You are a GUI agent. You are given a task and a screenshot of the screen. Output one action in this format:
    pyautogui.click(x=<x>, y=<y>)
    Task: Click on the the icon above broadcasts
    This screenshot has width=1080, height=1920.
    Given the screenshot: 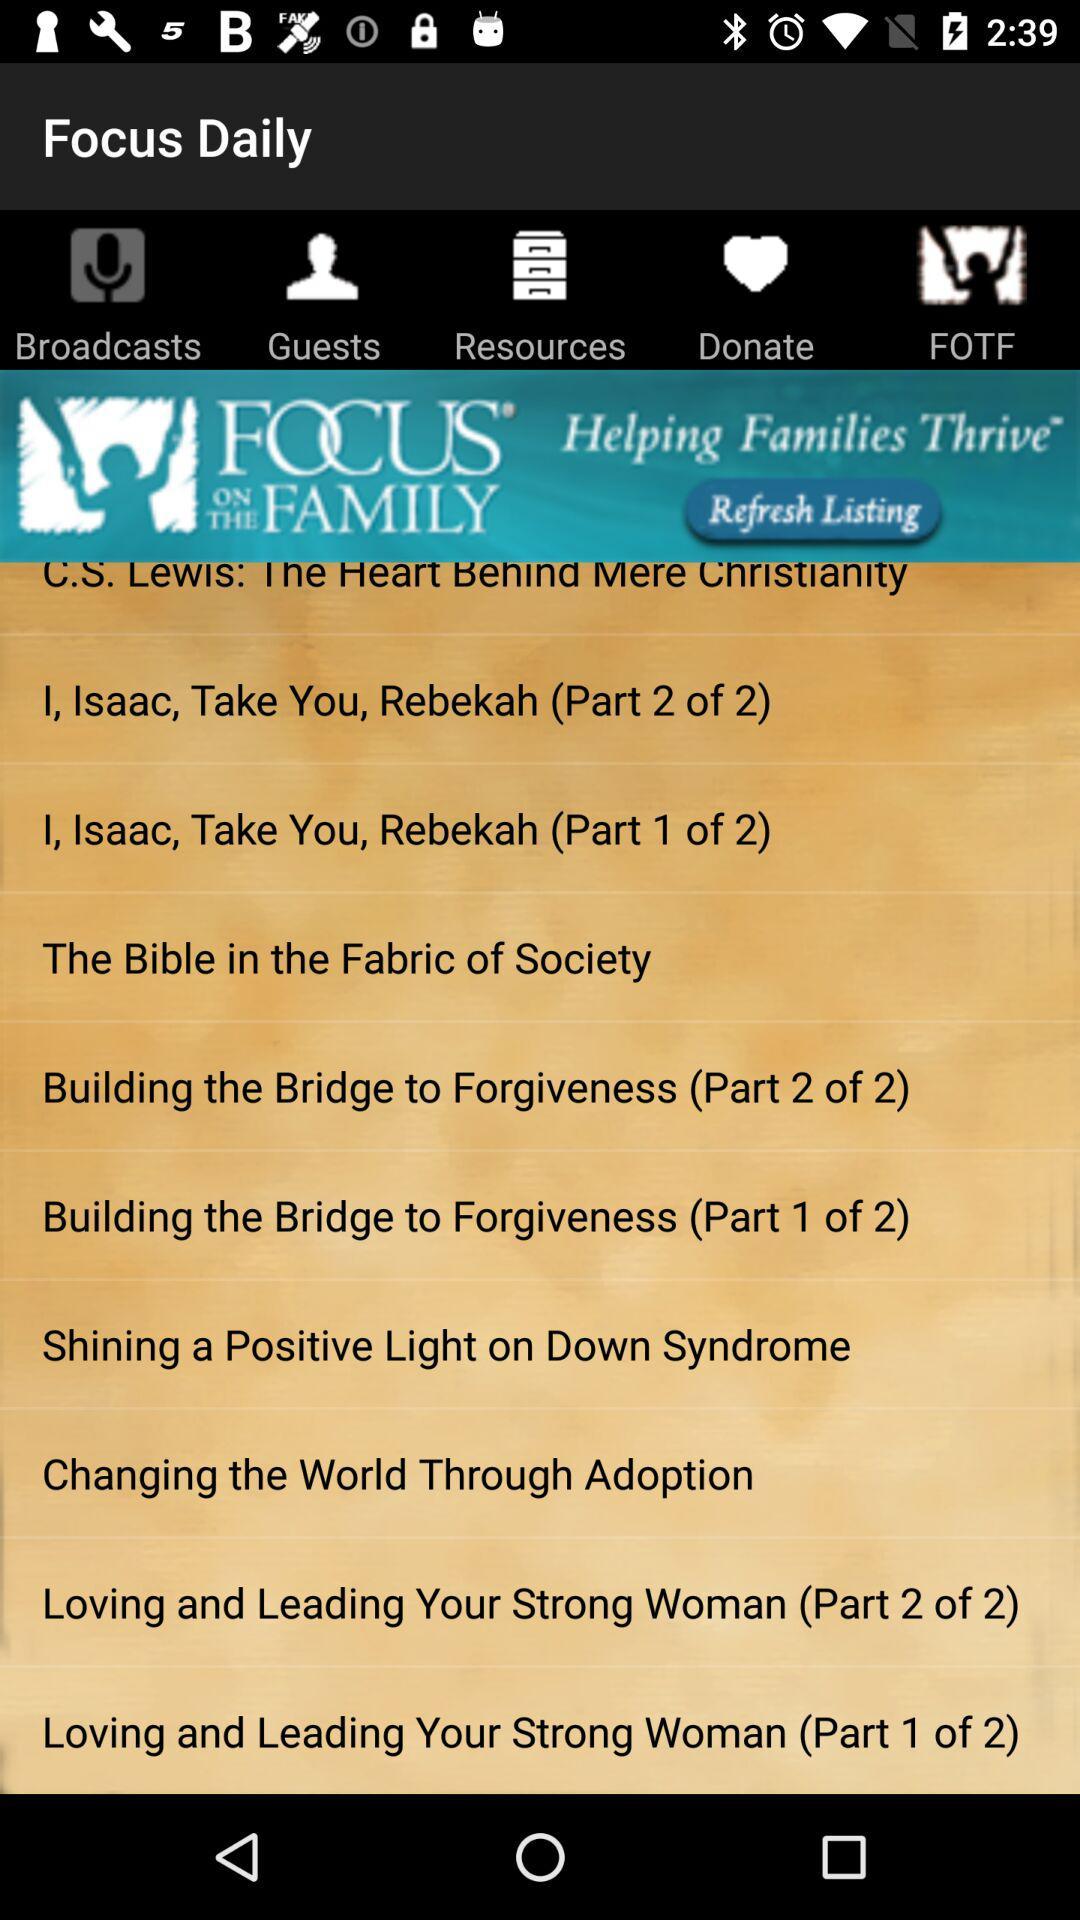 What is the action you would take?
    pyautogui.click(x=108, y=263)
    